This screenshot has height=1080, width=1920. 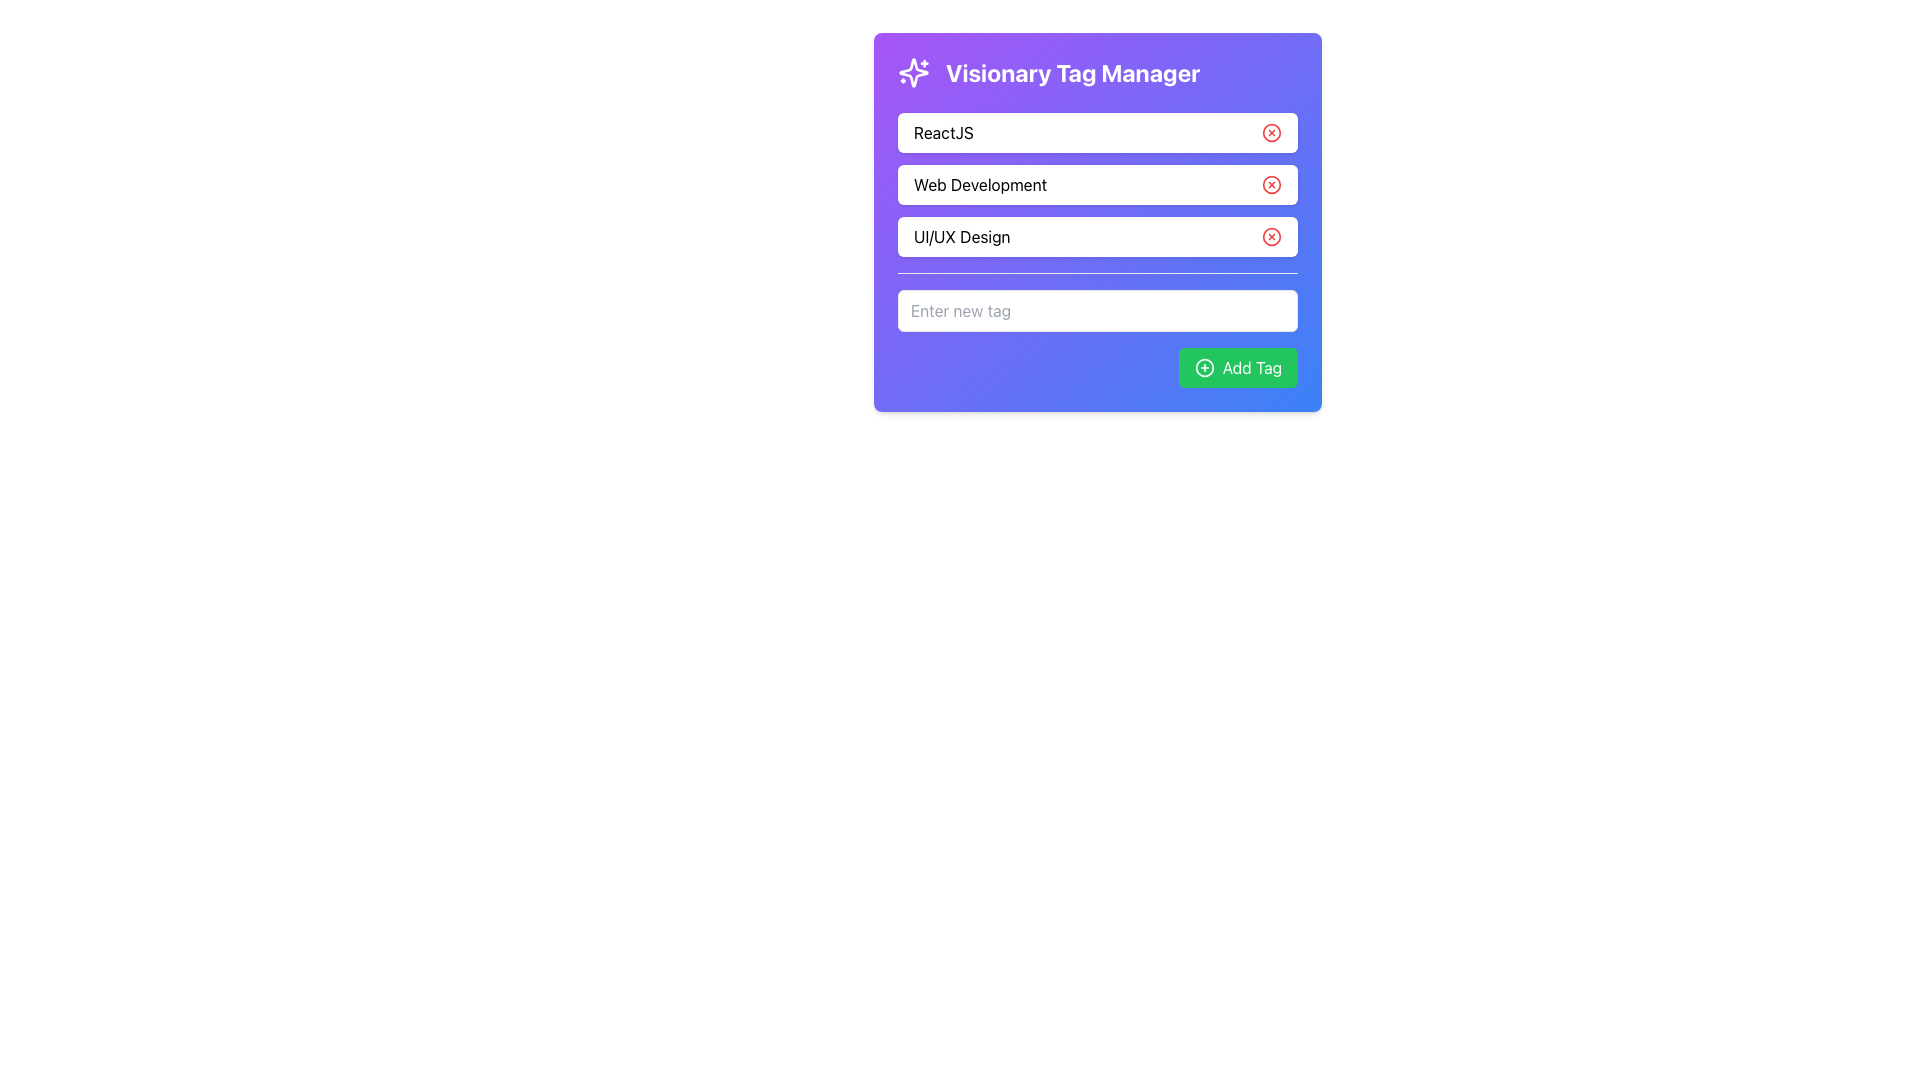 I want to click on the green 'Add Tag' button with rounded corners, featuring a plus icon on the left, so click(x=1237, y=367).